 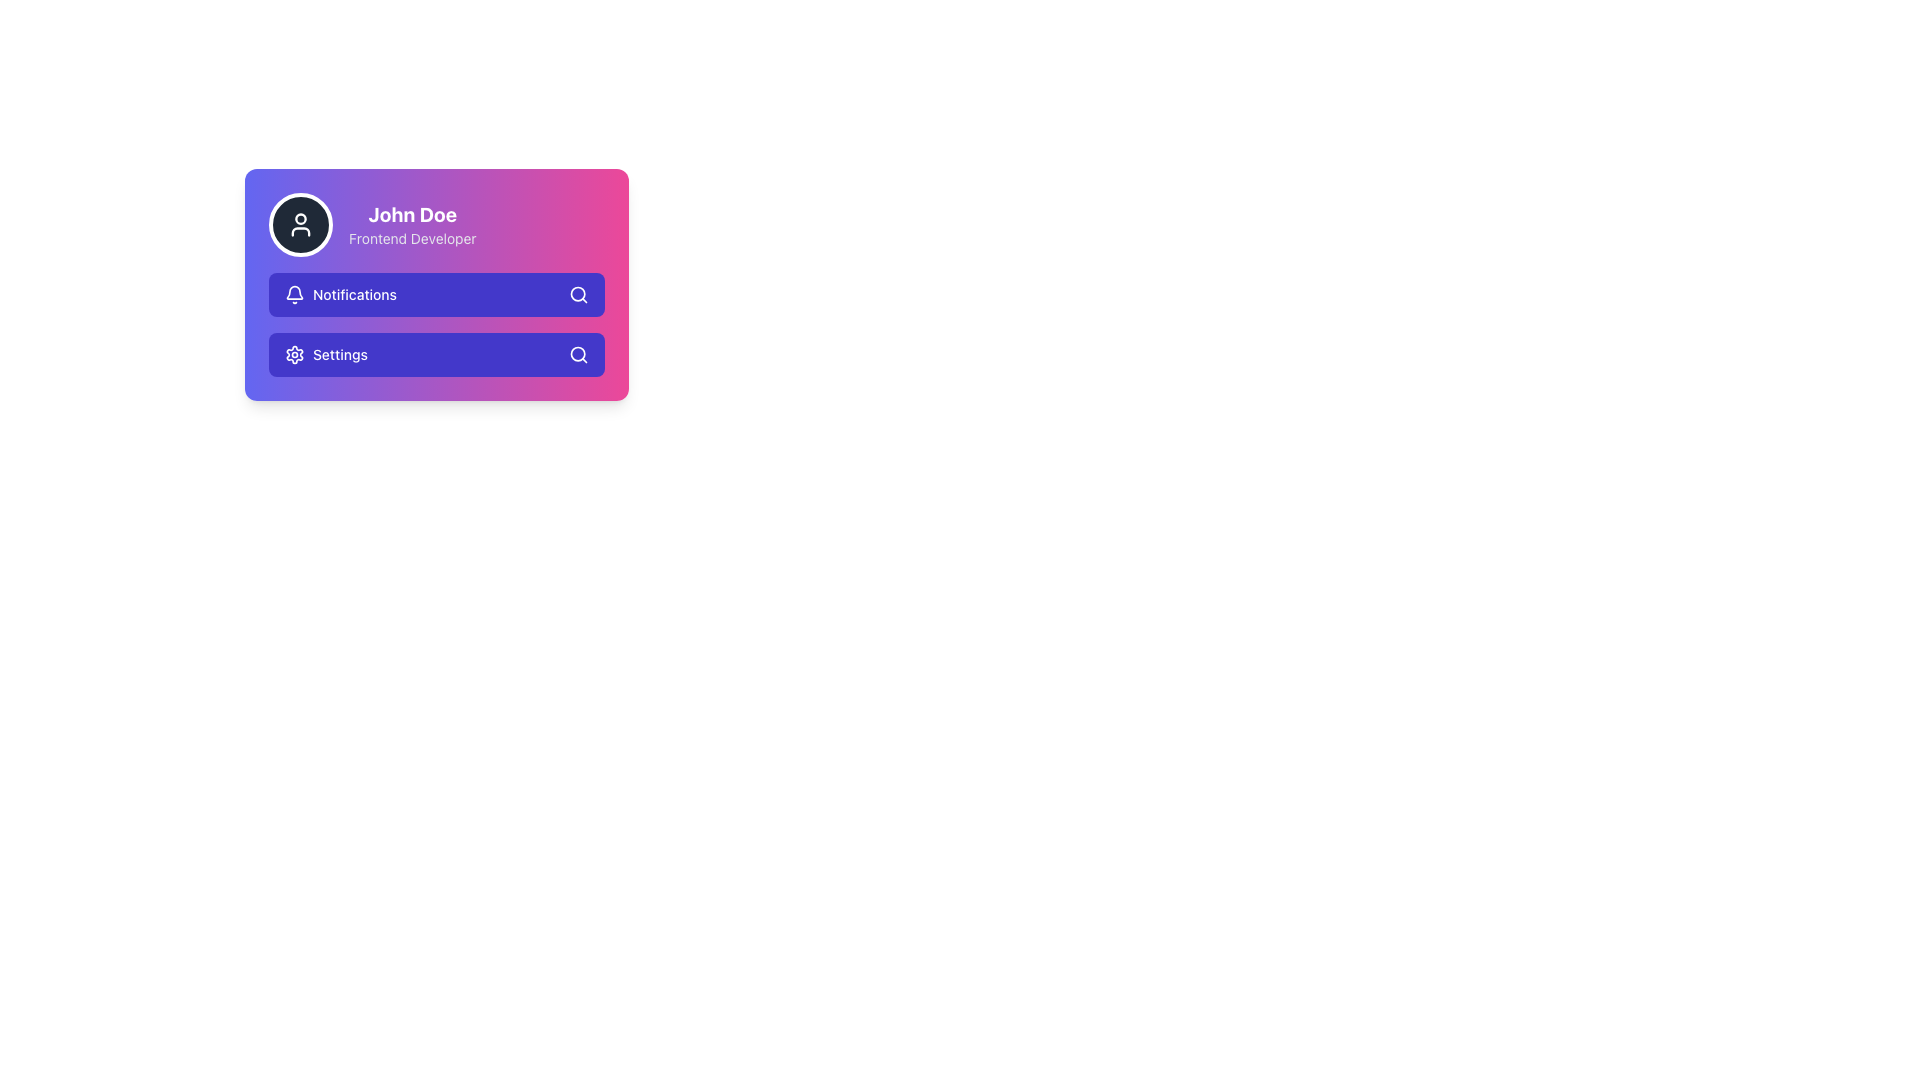 I want to click on the settings label located at the lower-right quadrant of the group card, so click(x=340, y=353).